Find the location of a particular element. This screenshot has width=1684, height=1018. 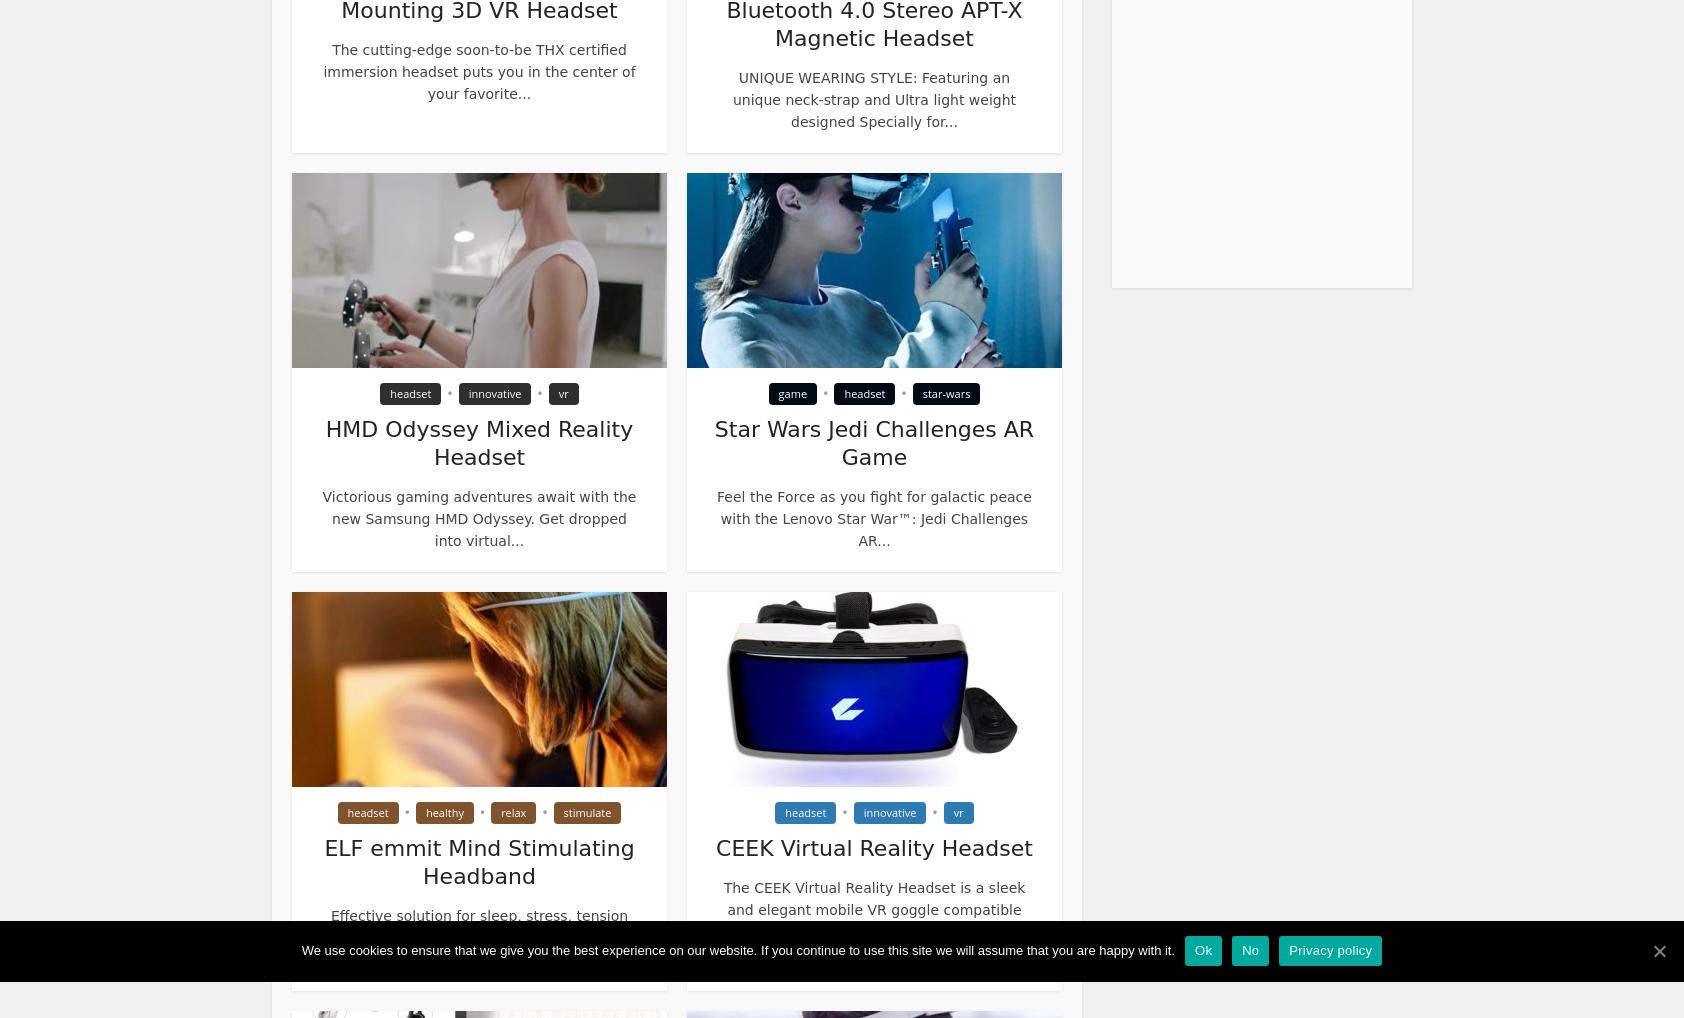

'No' is located at coordinates (1250, 949).